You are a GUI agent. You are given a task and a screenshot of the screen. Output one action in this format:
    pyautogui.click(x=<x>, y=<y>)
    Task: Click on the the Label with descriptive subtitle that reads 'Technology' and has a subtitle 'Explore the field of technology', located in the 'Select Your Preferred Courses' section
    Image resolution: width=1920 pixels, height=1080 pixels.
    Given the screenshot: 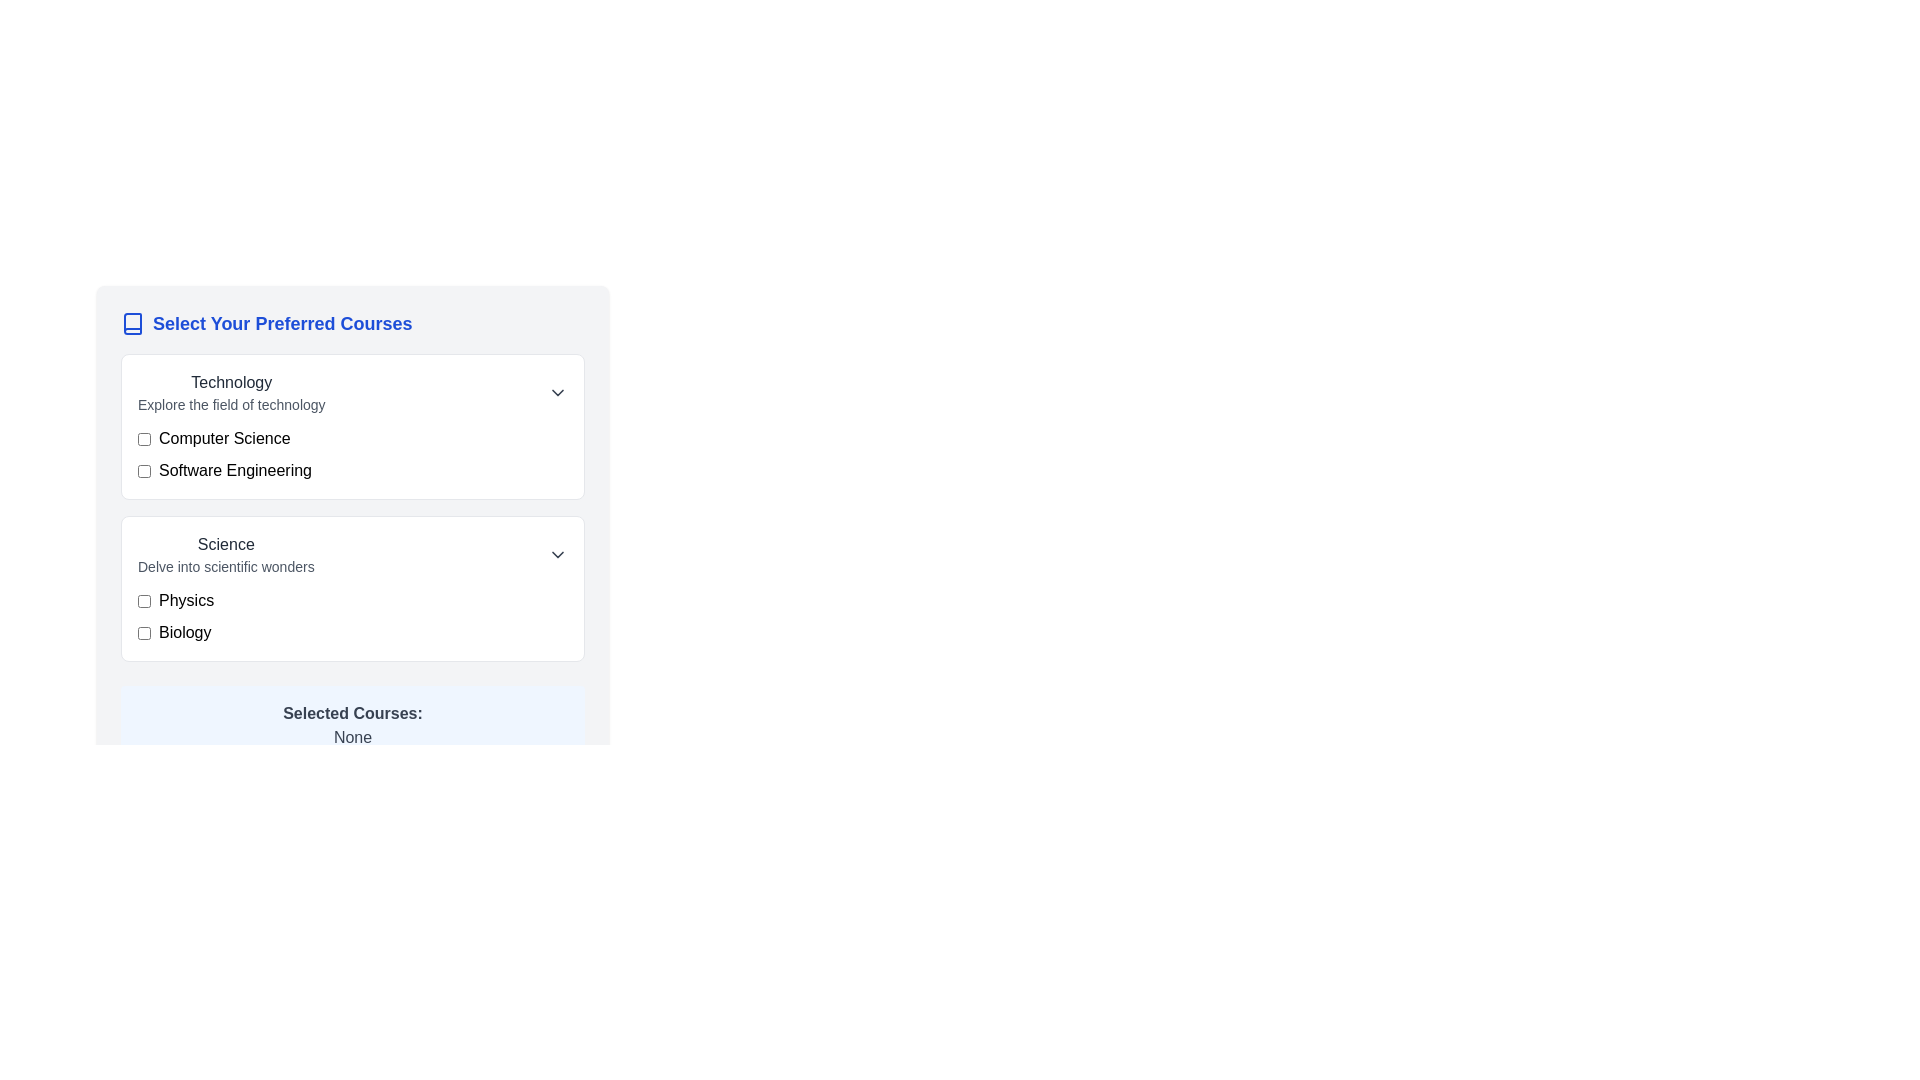 What is the action you would take?
    pyautogui.click(x=231, y=393)
    